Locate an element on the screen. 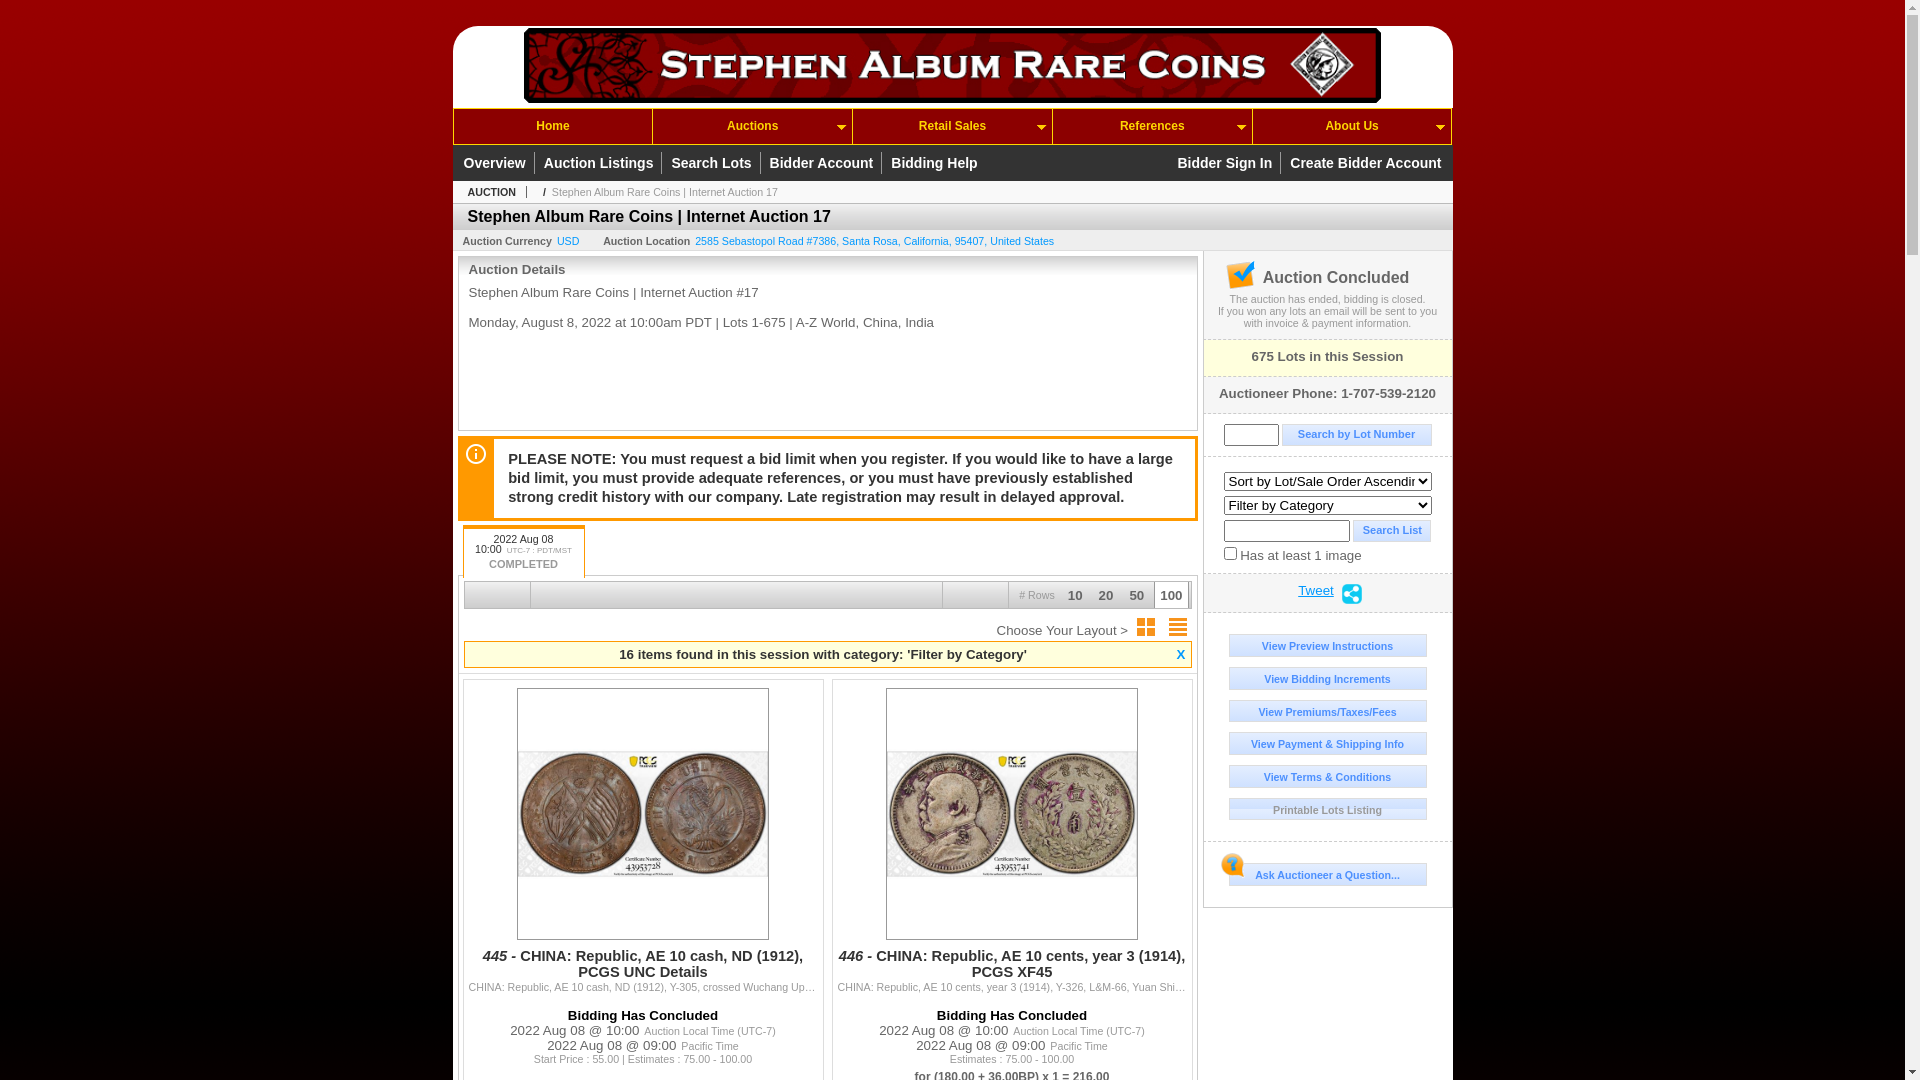 The image size is (1920, 1080). 'Auctions' is located at coordinates (751, 126).